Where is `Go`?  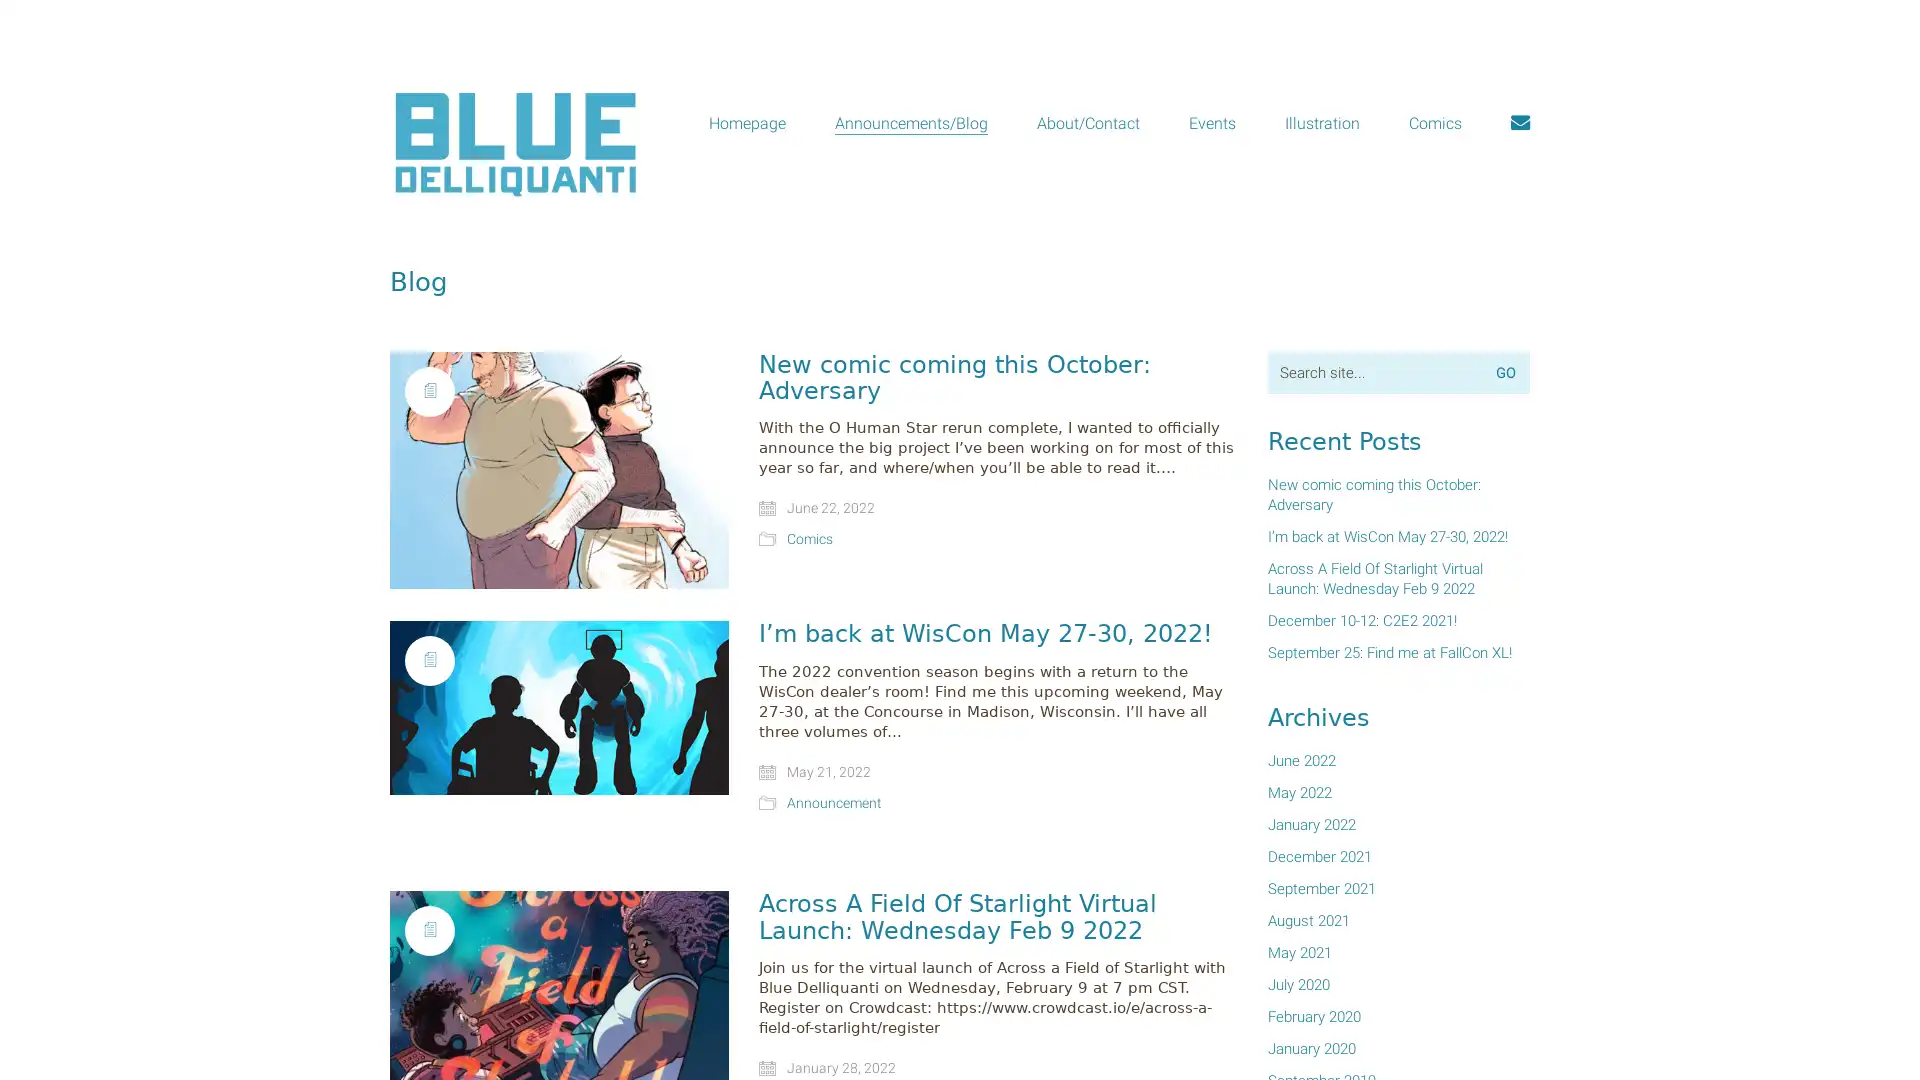 Go is located at coordinates (1510, 372).